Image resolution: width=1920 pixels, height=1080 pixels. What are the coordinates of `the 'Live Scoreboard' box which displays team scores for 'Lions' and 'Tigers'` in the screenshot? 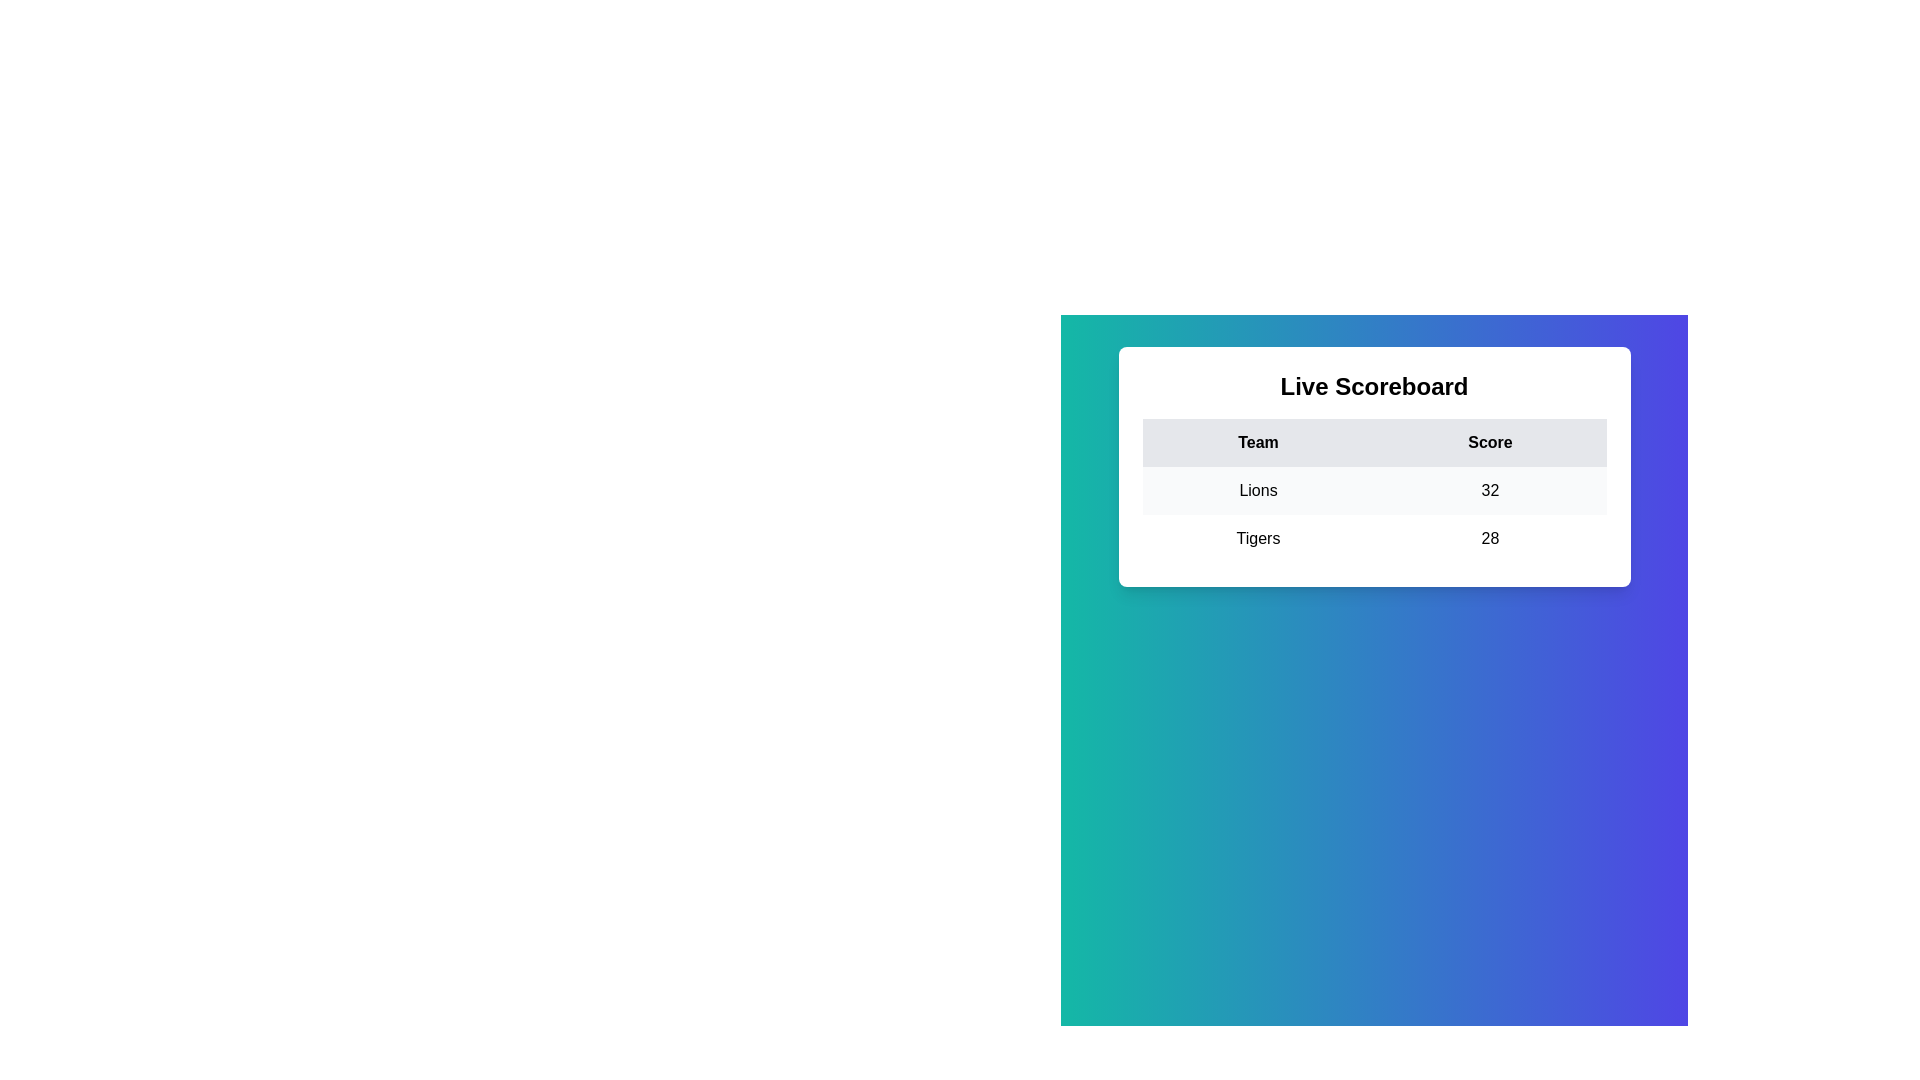 It's located at (1373, 466).